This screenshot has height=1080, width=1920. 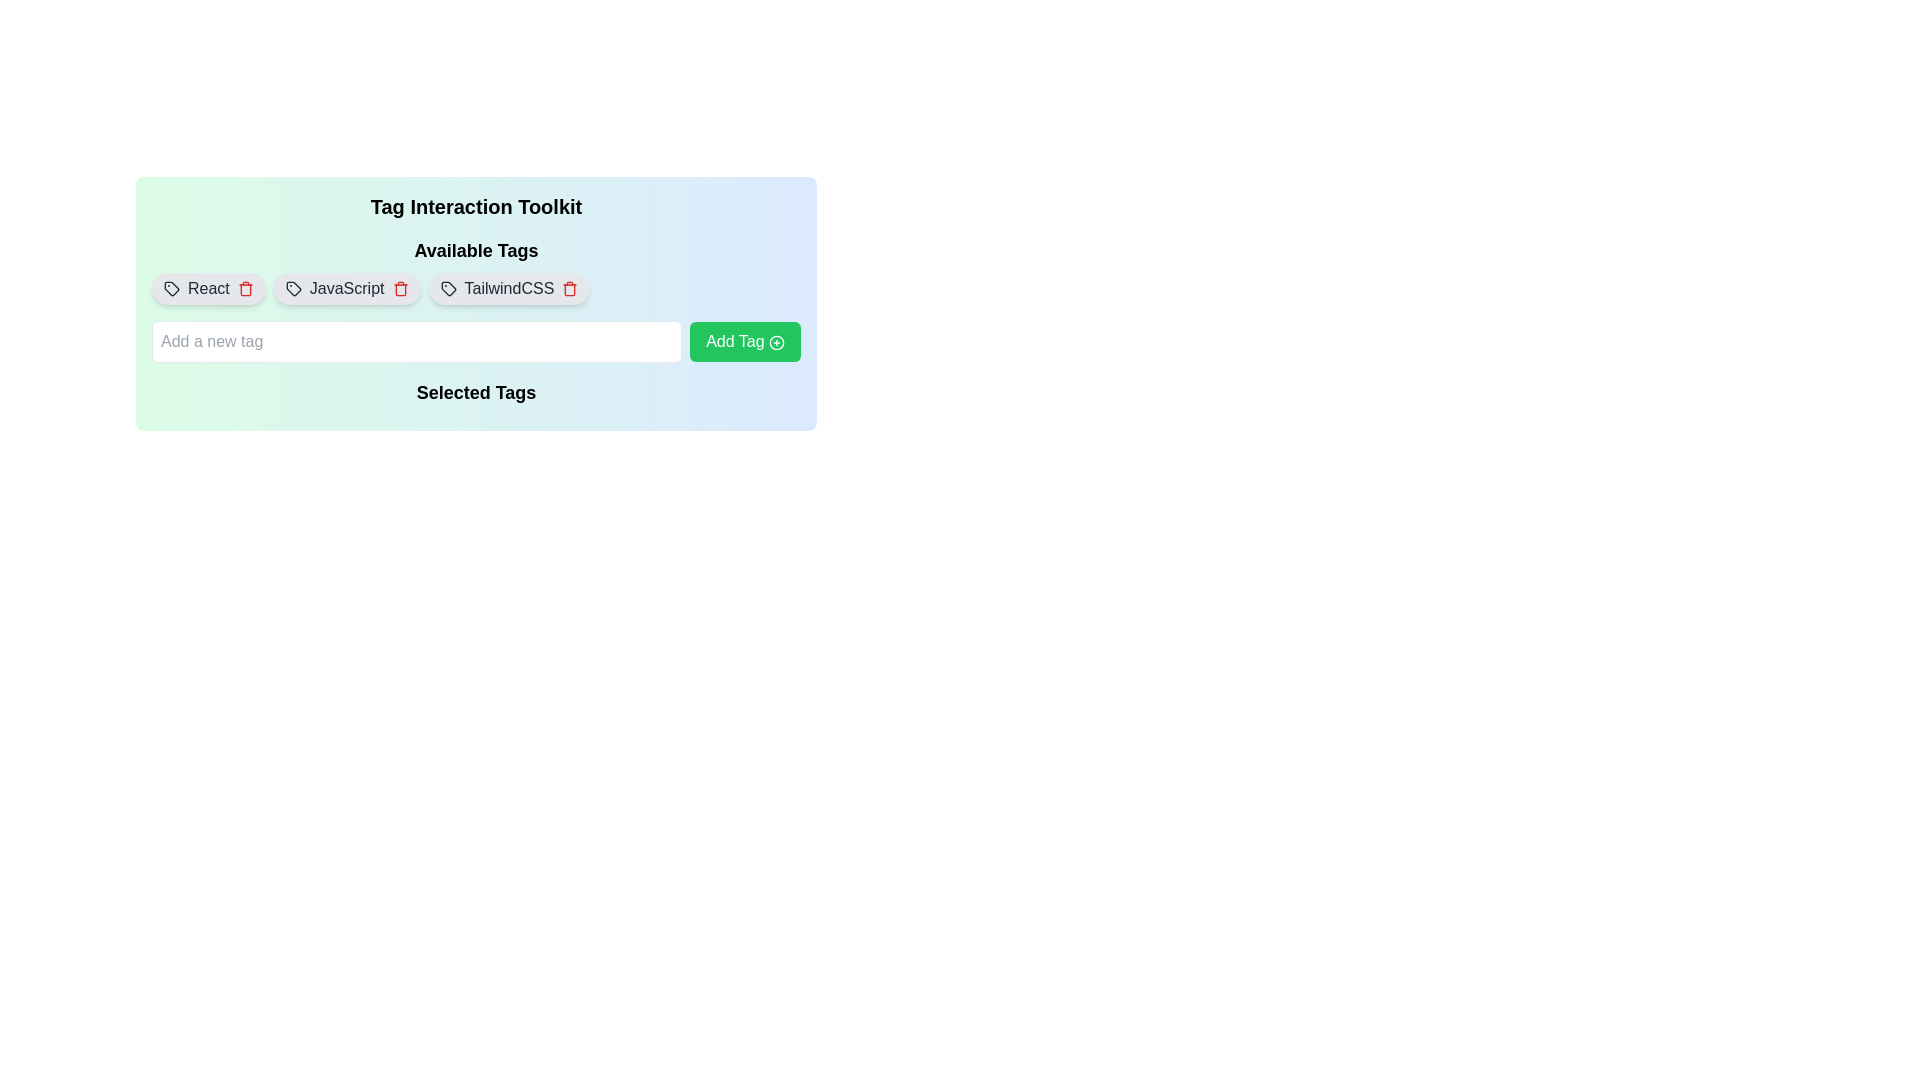 I want to click on the Tag-shaped icon (SVG) located within the 'JavaScript' tag button in the 'Available Tags' section of the UI, which is positioned towards the left side adjacent to the text label 'JavaScript', so click(x=292, y=289).